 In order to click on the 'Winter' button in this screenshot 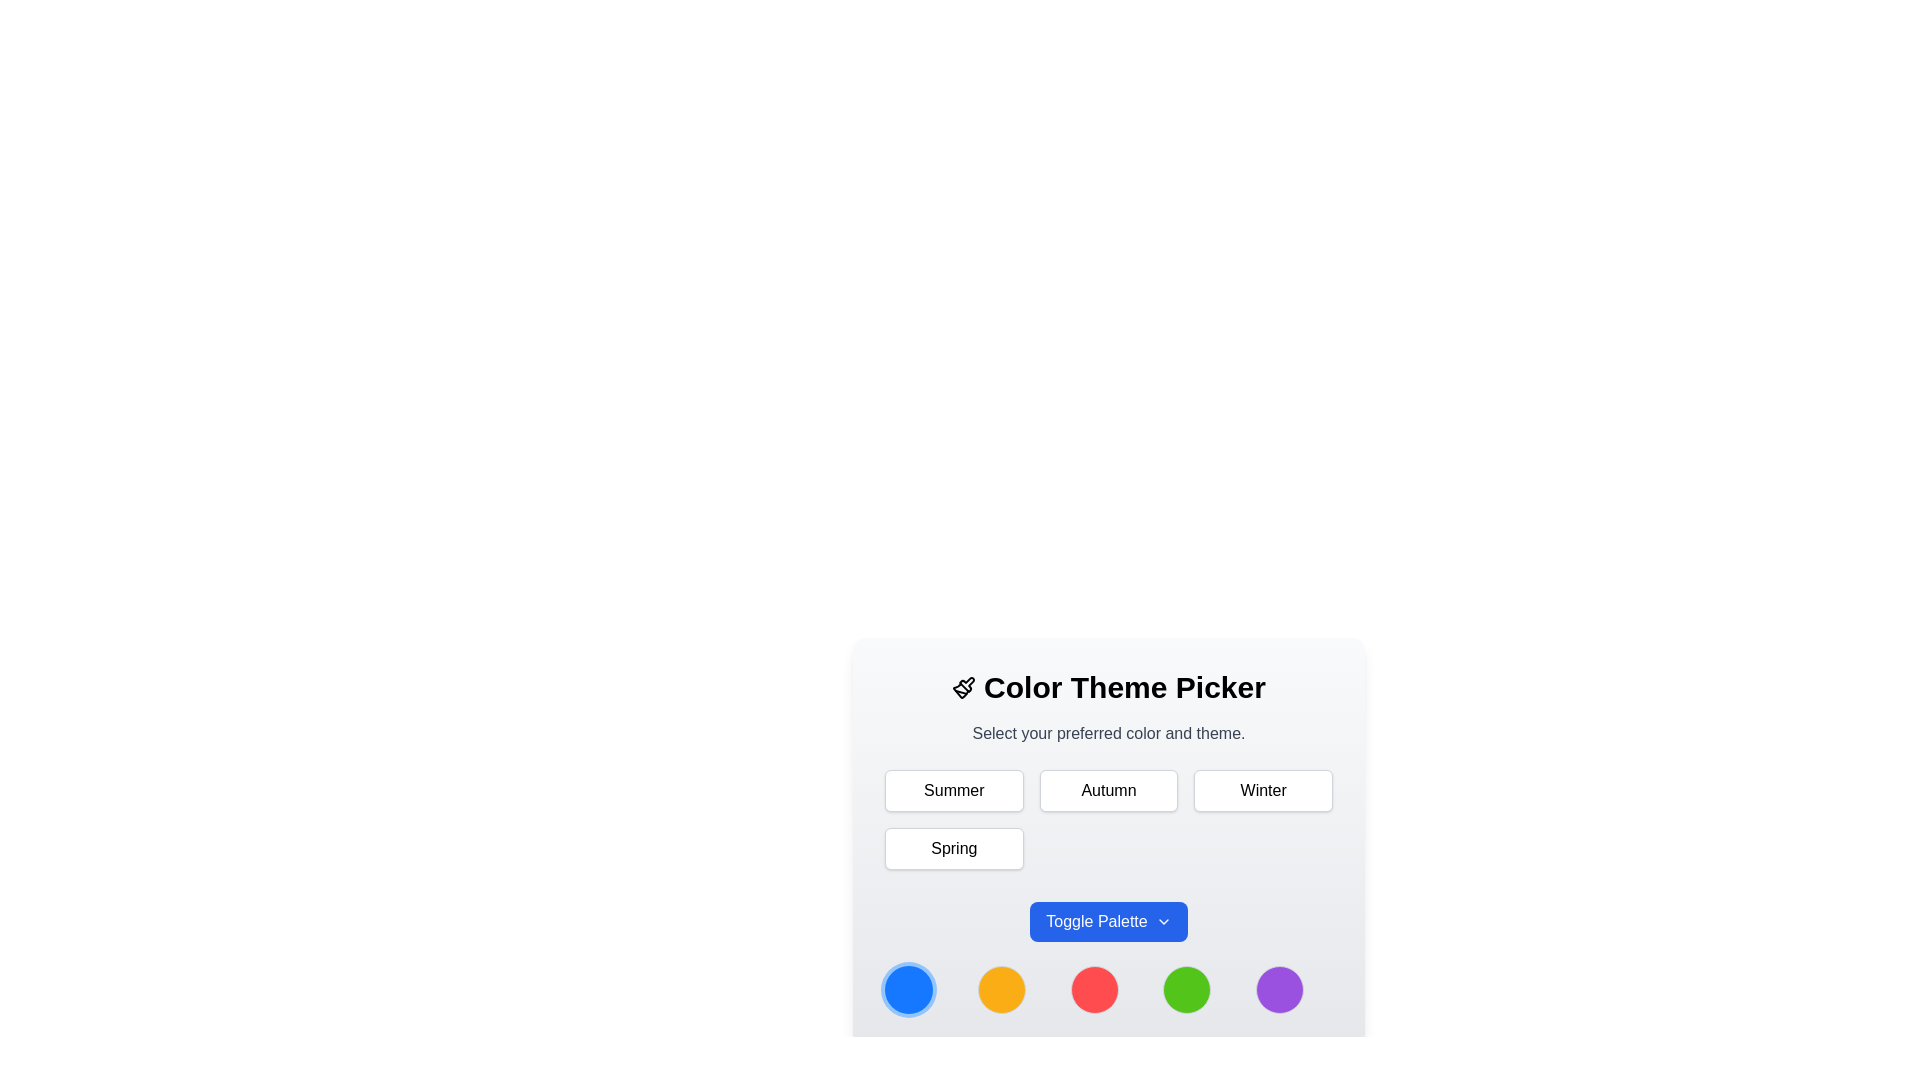, I will do `click(1262, 789)`.